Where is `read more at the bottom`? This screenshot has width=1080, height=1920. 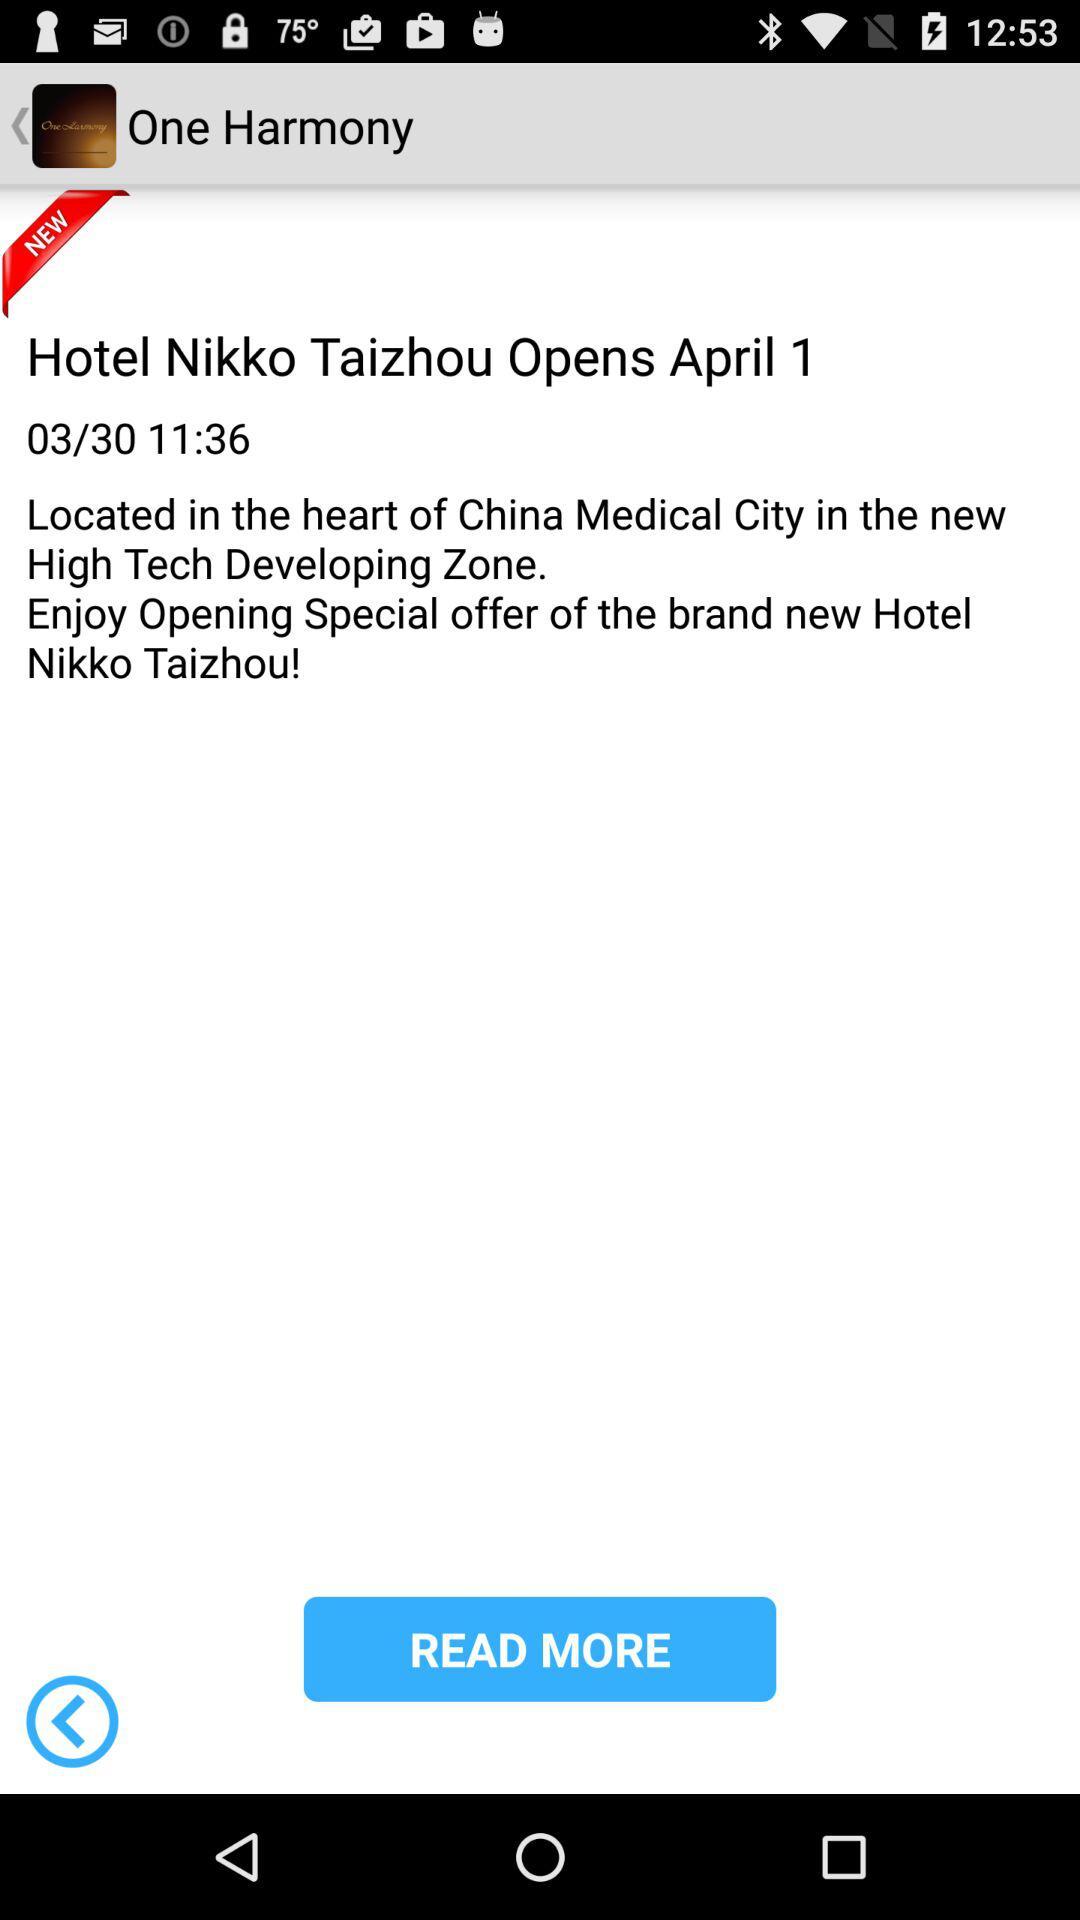 read more at the bottom is located at coordinates (540, 1649).